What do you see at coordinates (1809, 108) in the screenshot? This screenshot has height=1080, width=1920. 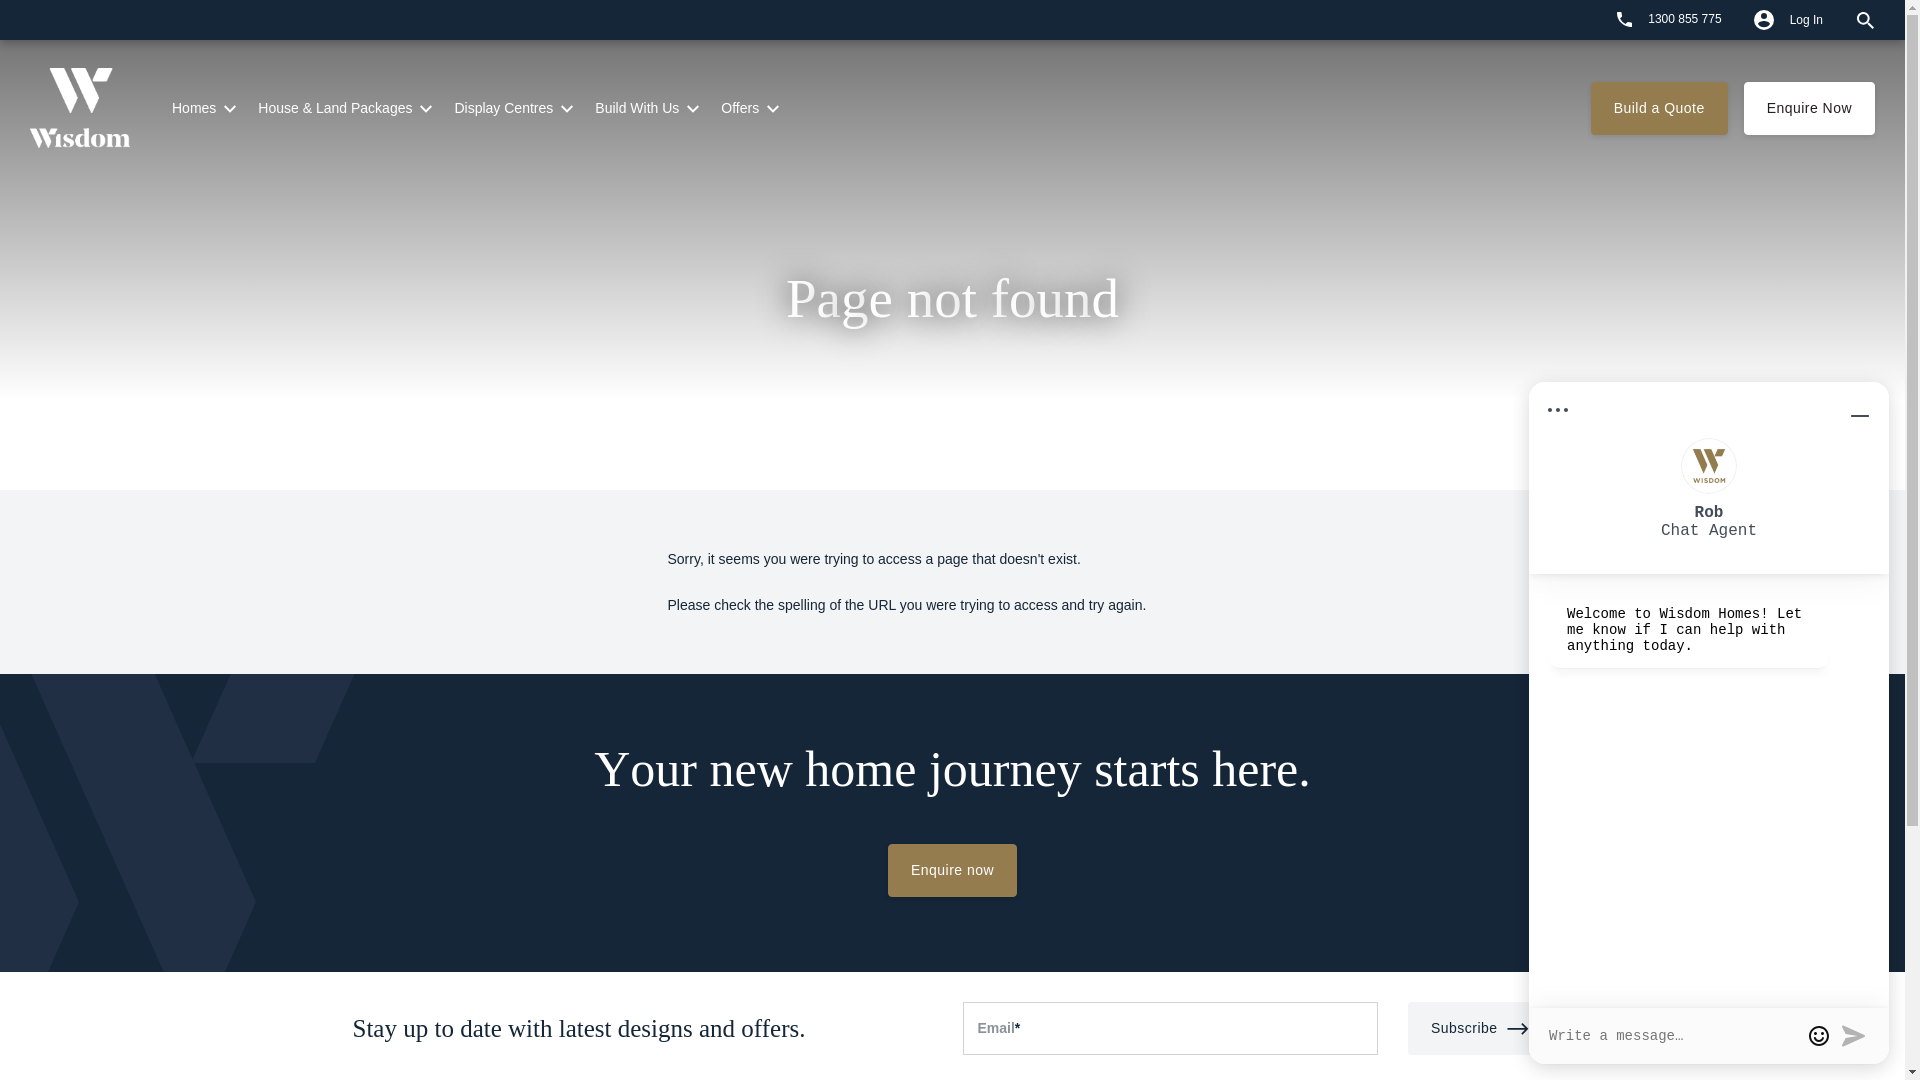 I see `'Enquire Now'` at bounding box center [1809, 108].